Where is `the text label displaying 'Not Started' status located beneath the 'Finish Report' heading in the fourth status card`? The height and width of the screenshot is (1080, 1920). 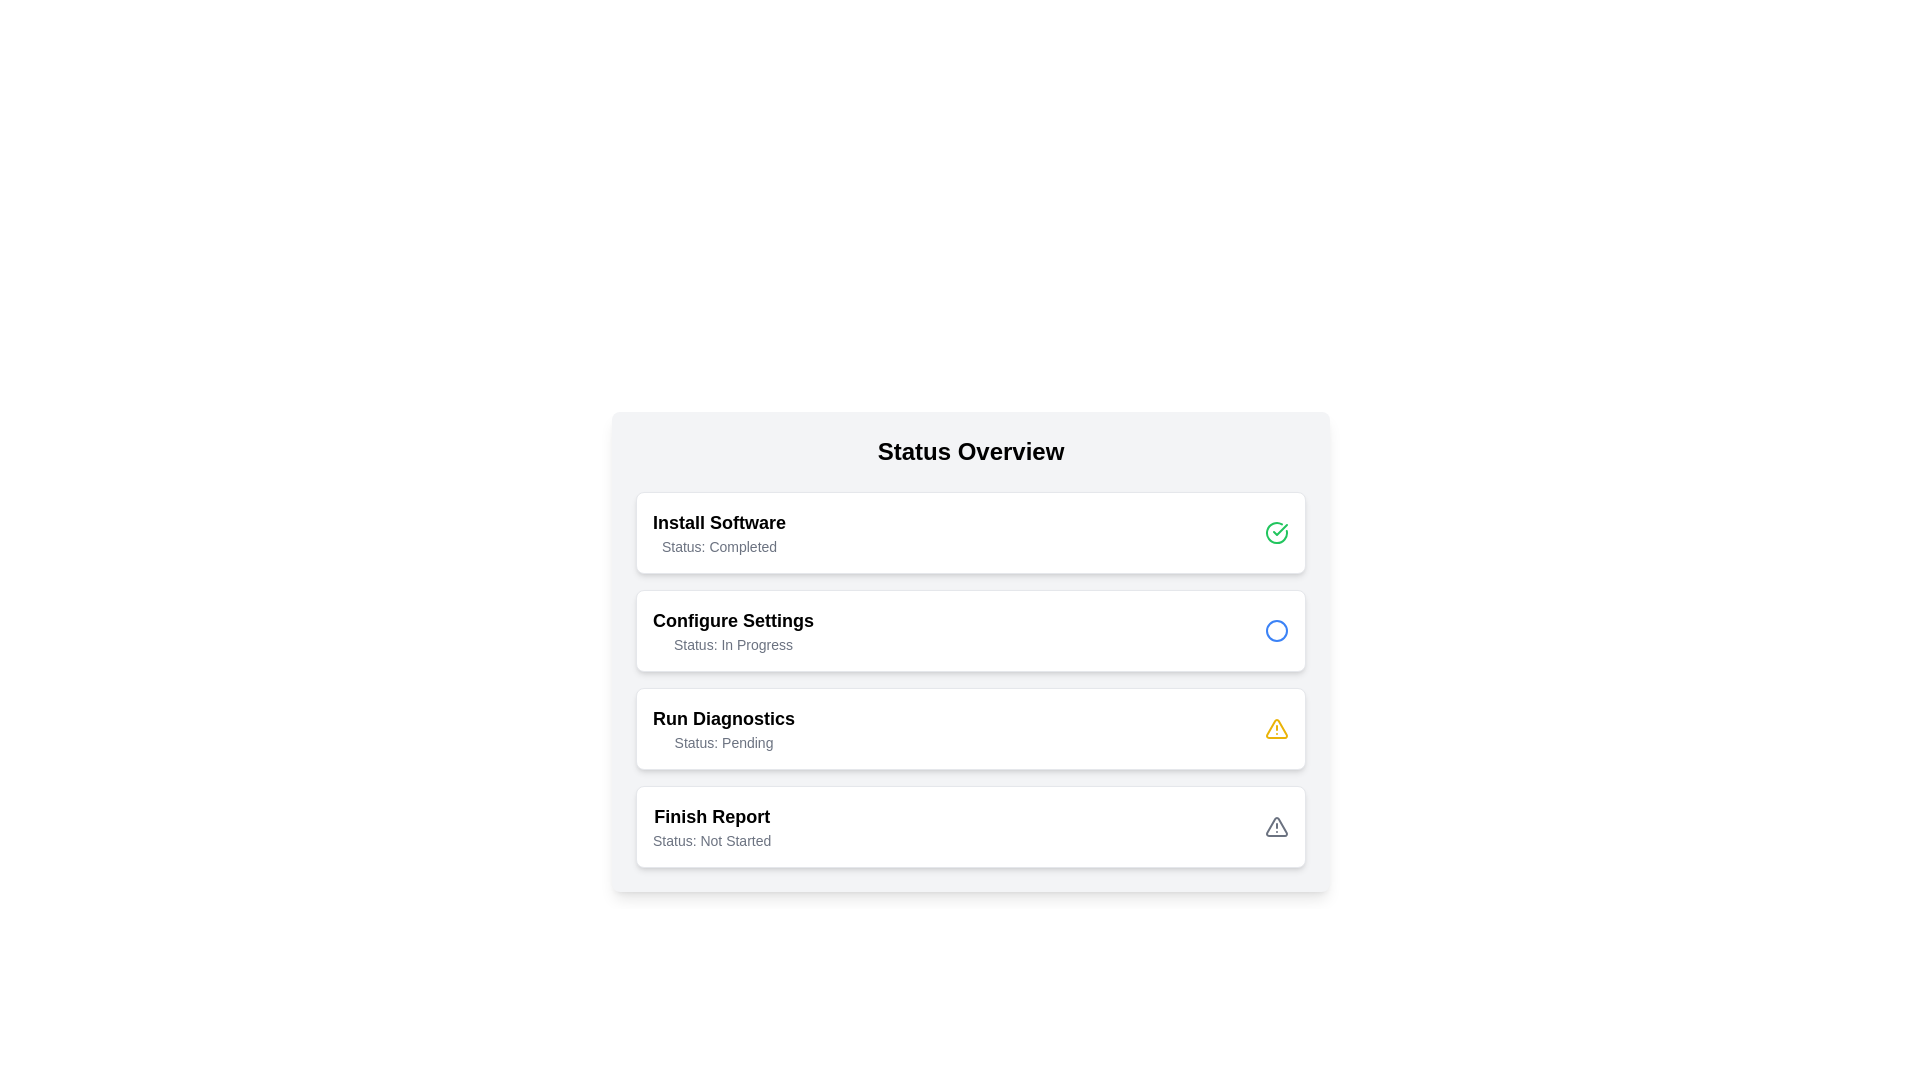 the text label displaying 'Not Started' status located beneath the 'Finish Report' heading in the fourth status card is located at coordinates (712, 840).